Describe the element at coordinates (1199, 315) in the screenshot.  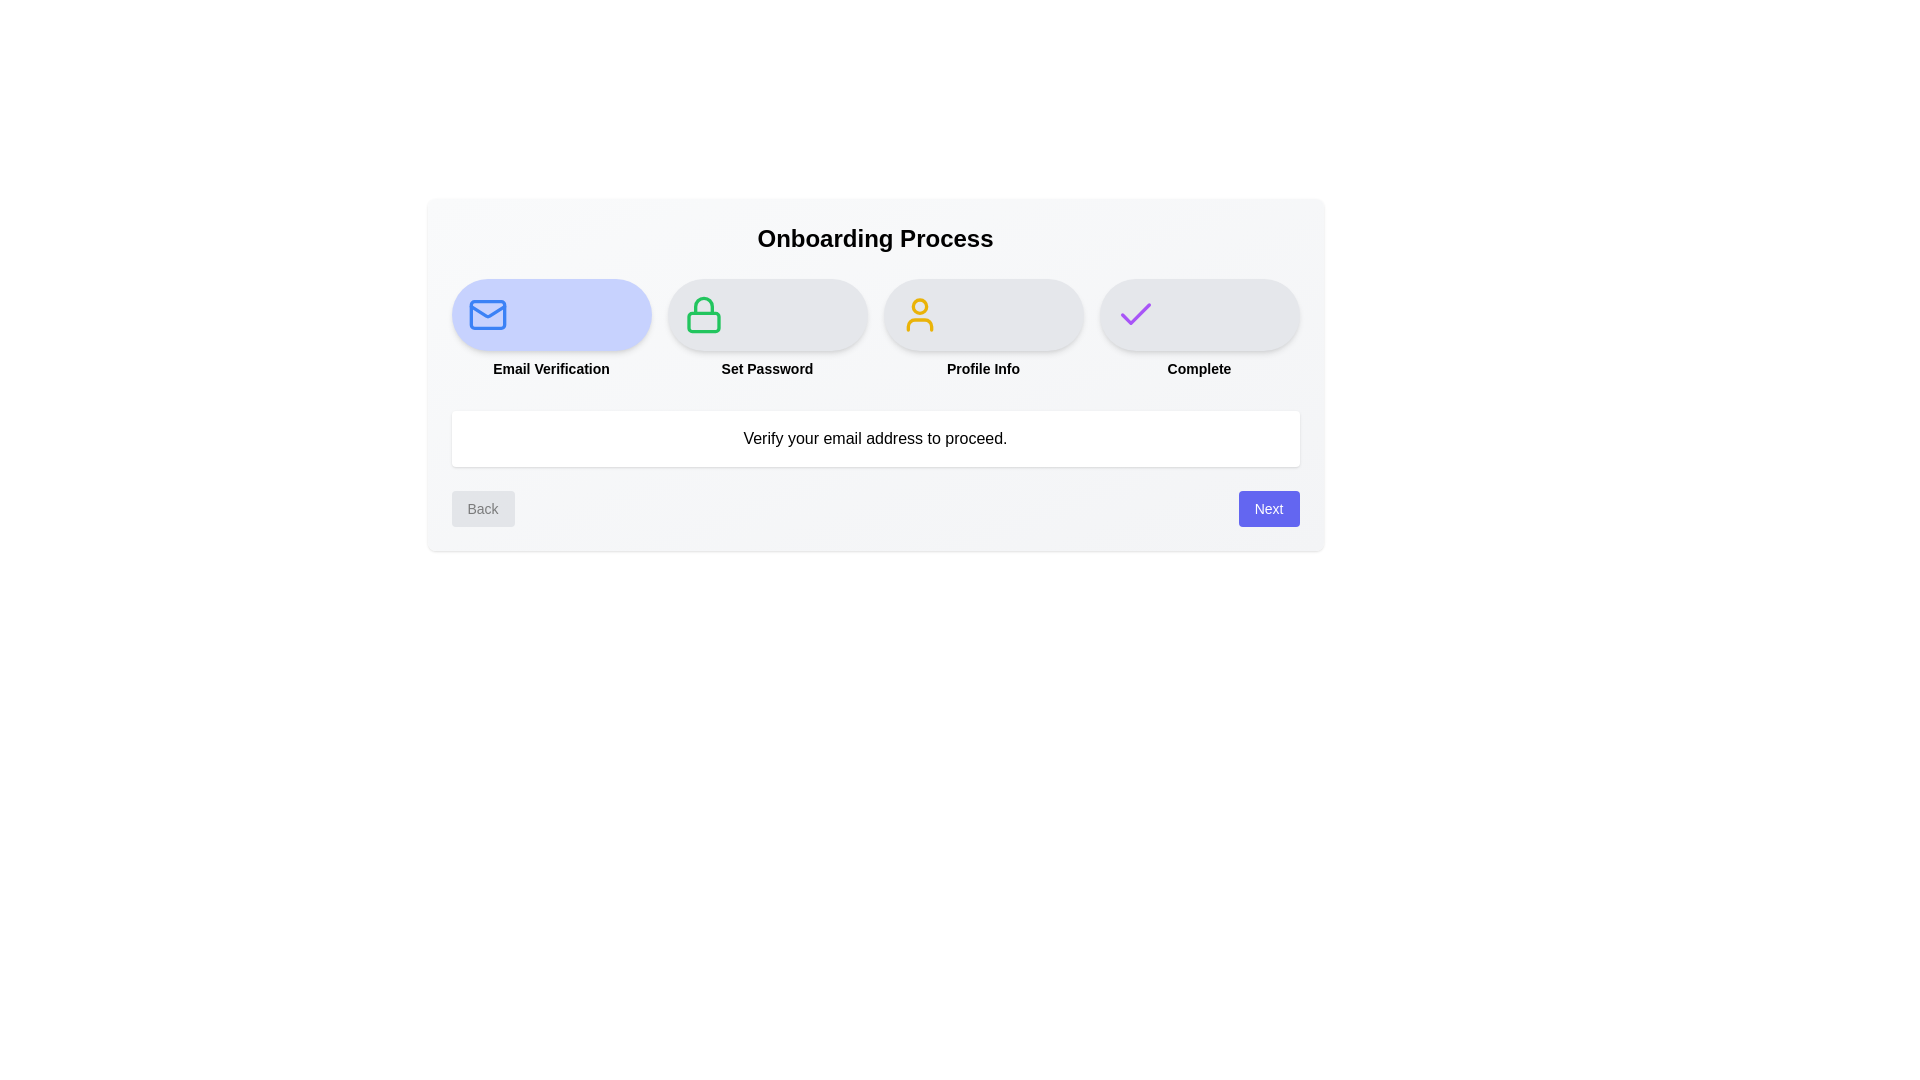
I see `the step Complete to inspect its feedback` at that location.